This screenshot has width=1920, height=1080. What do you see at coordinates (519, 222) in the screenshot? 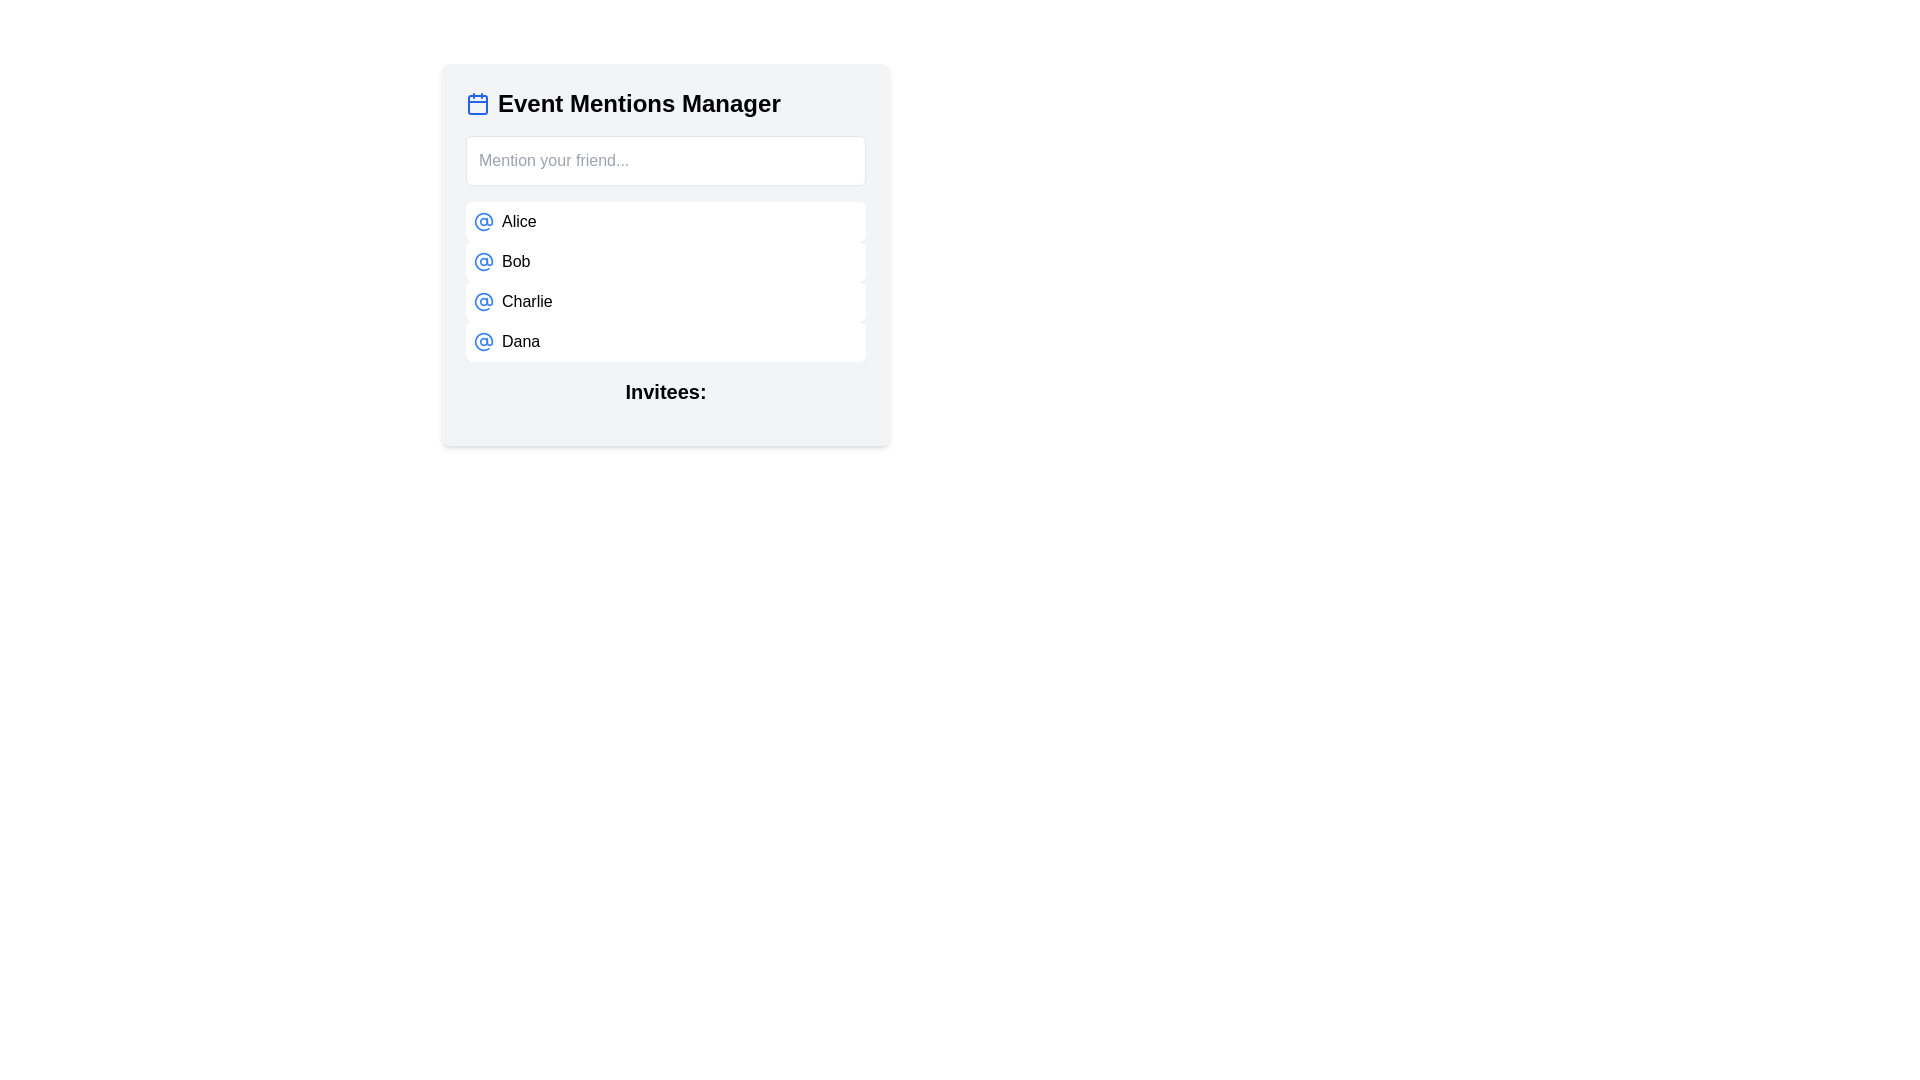
I see `the text label that serves as a selectable mention option for the user, located to the right of the blue '@' icon` at bounding box center [519, 222].